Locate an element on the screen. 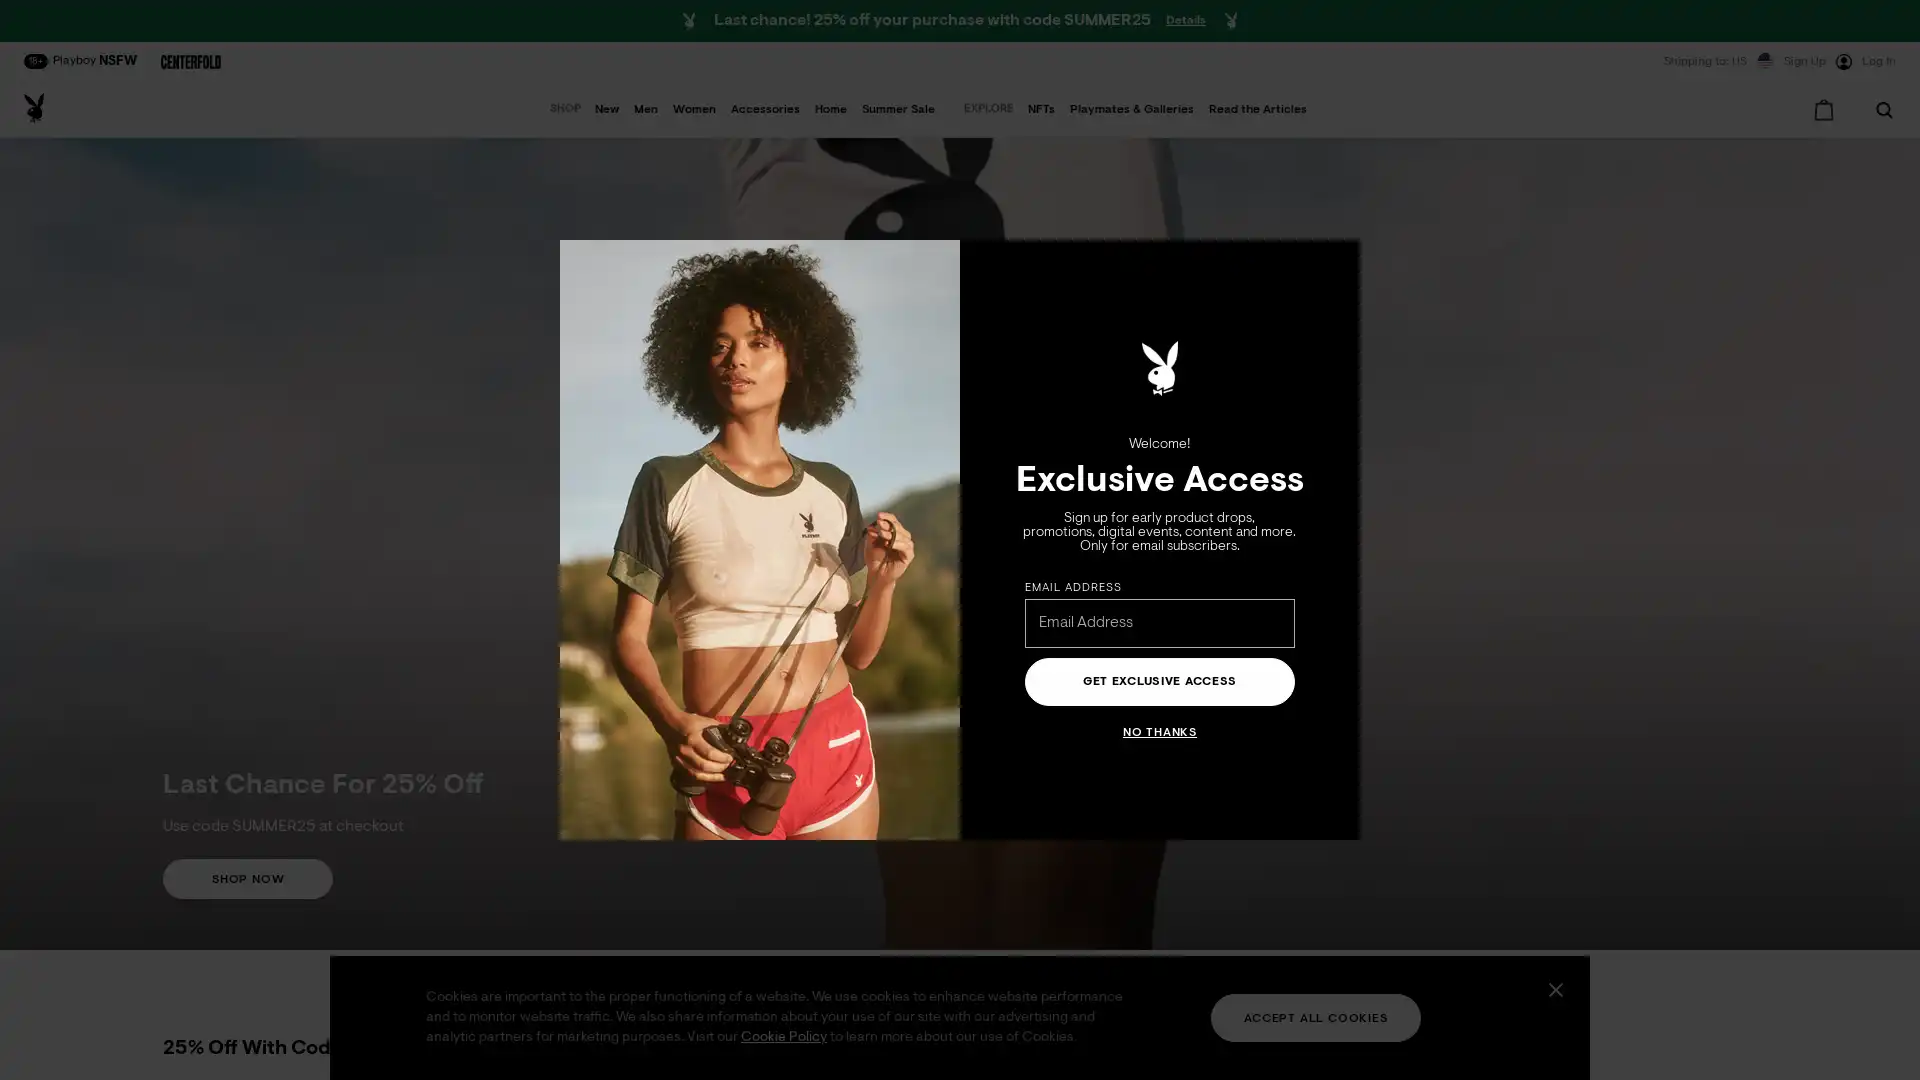 This screenshot has width=1920, height=1080. NO THANKS is located at coordinates (1159, 732).